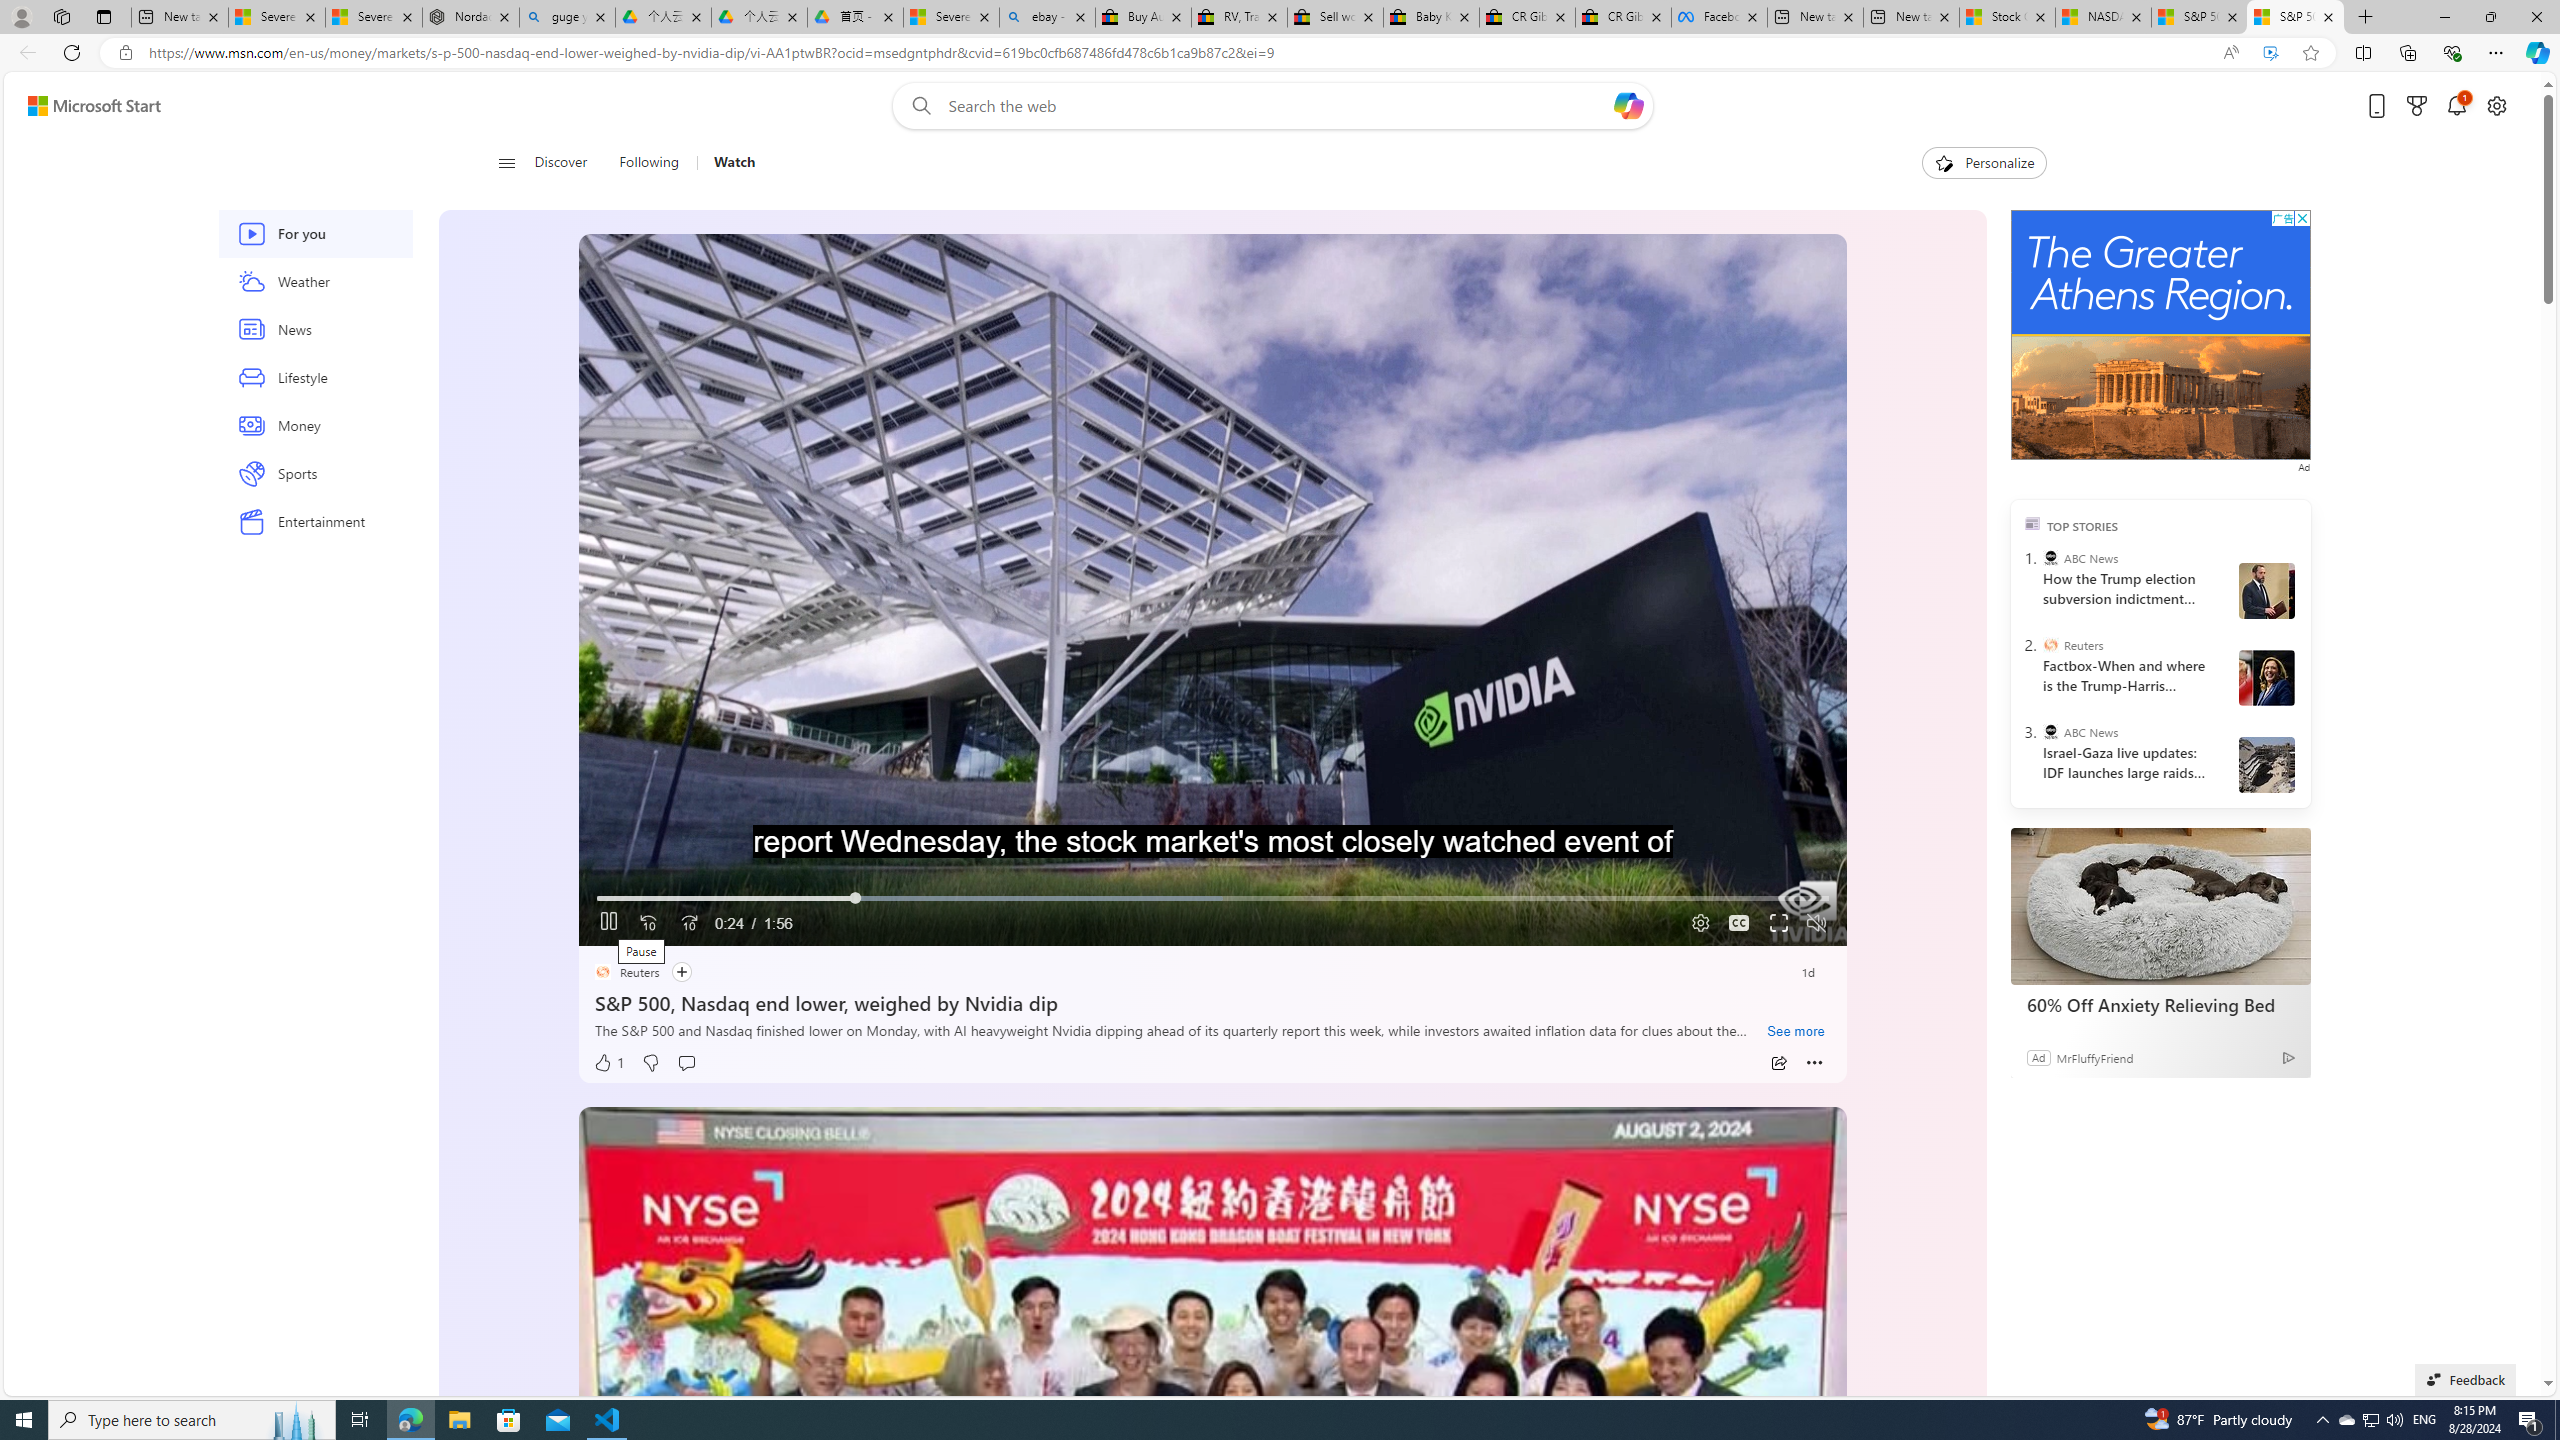 This screenshot has height=1440, width=2560. What do you see at coordinates (1239, 16) in the screenshot?
I see `'RV, Trailer & Camper Steps & Ladders for sale | eBay'` at bounding box center [1239, 16].